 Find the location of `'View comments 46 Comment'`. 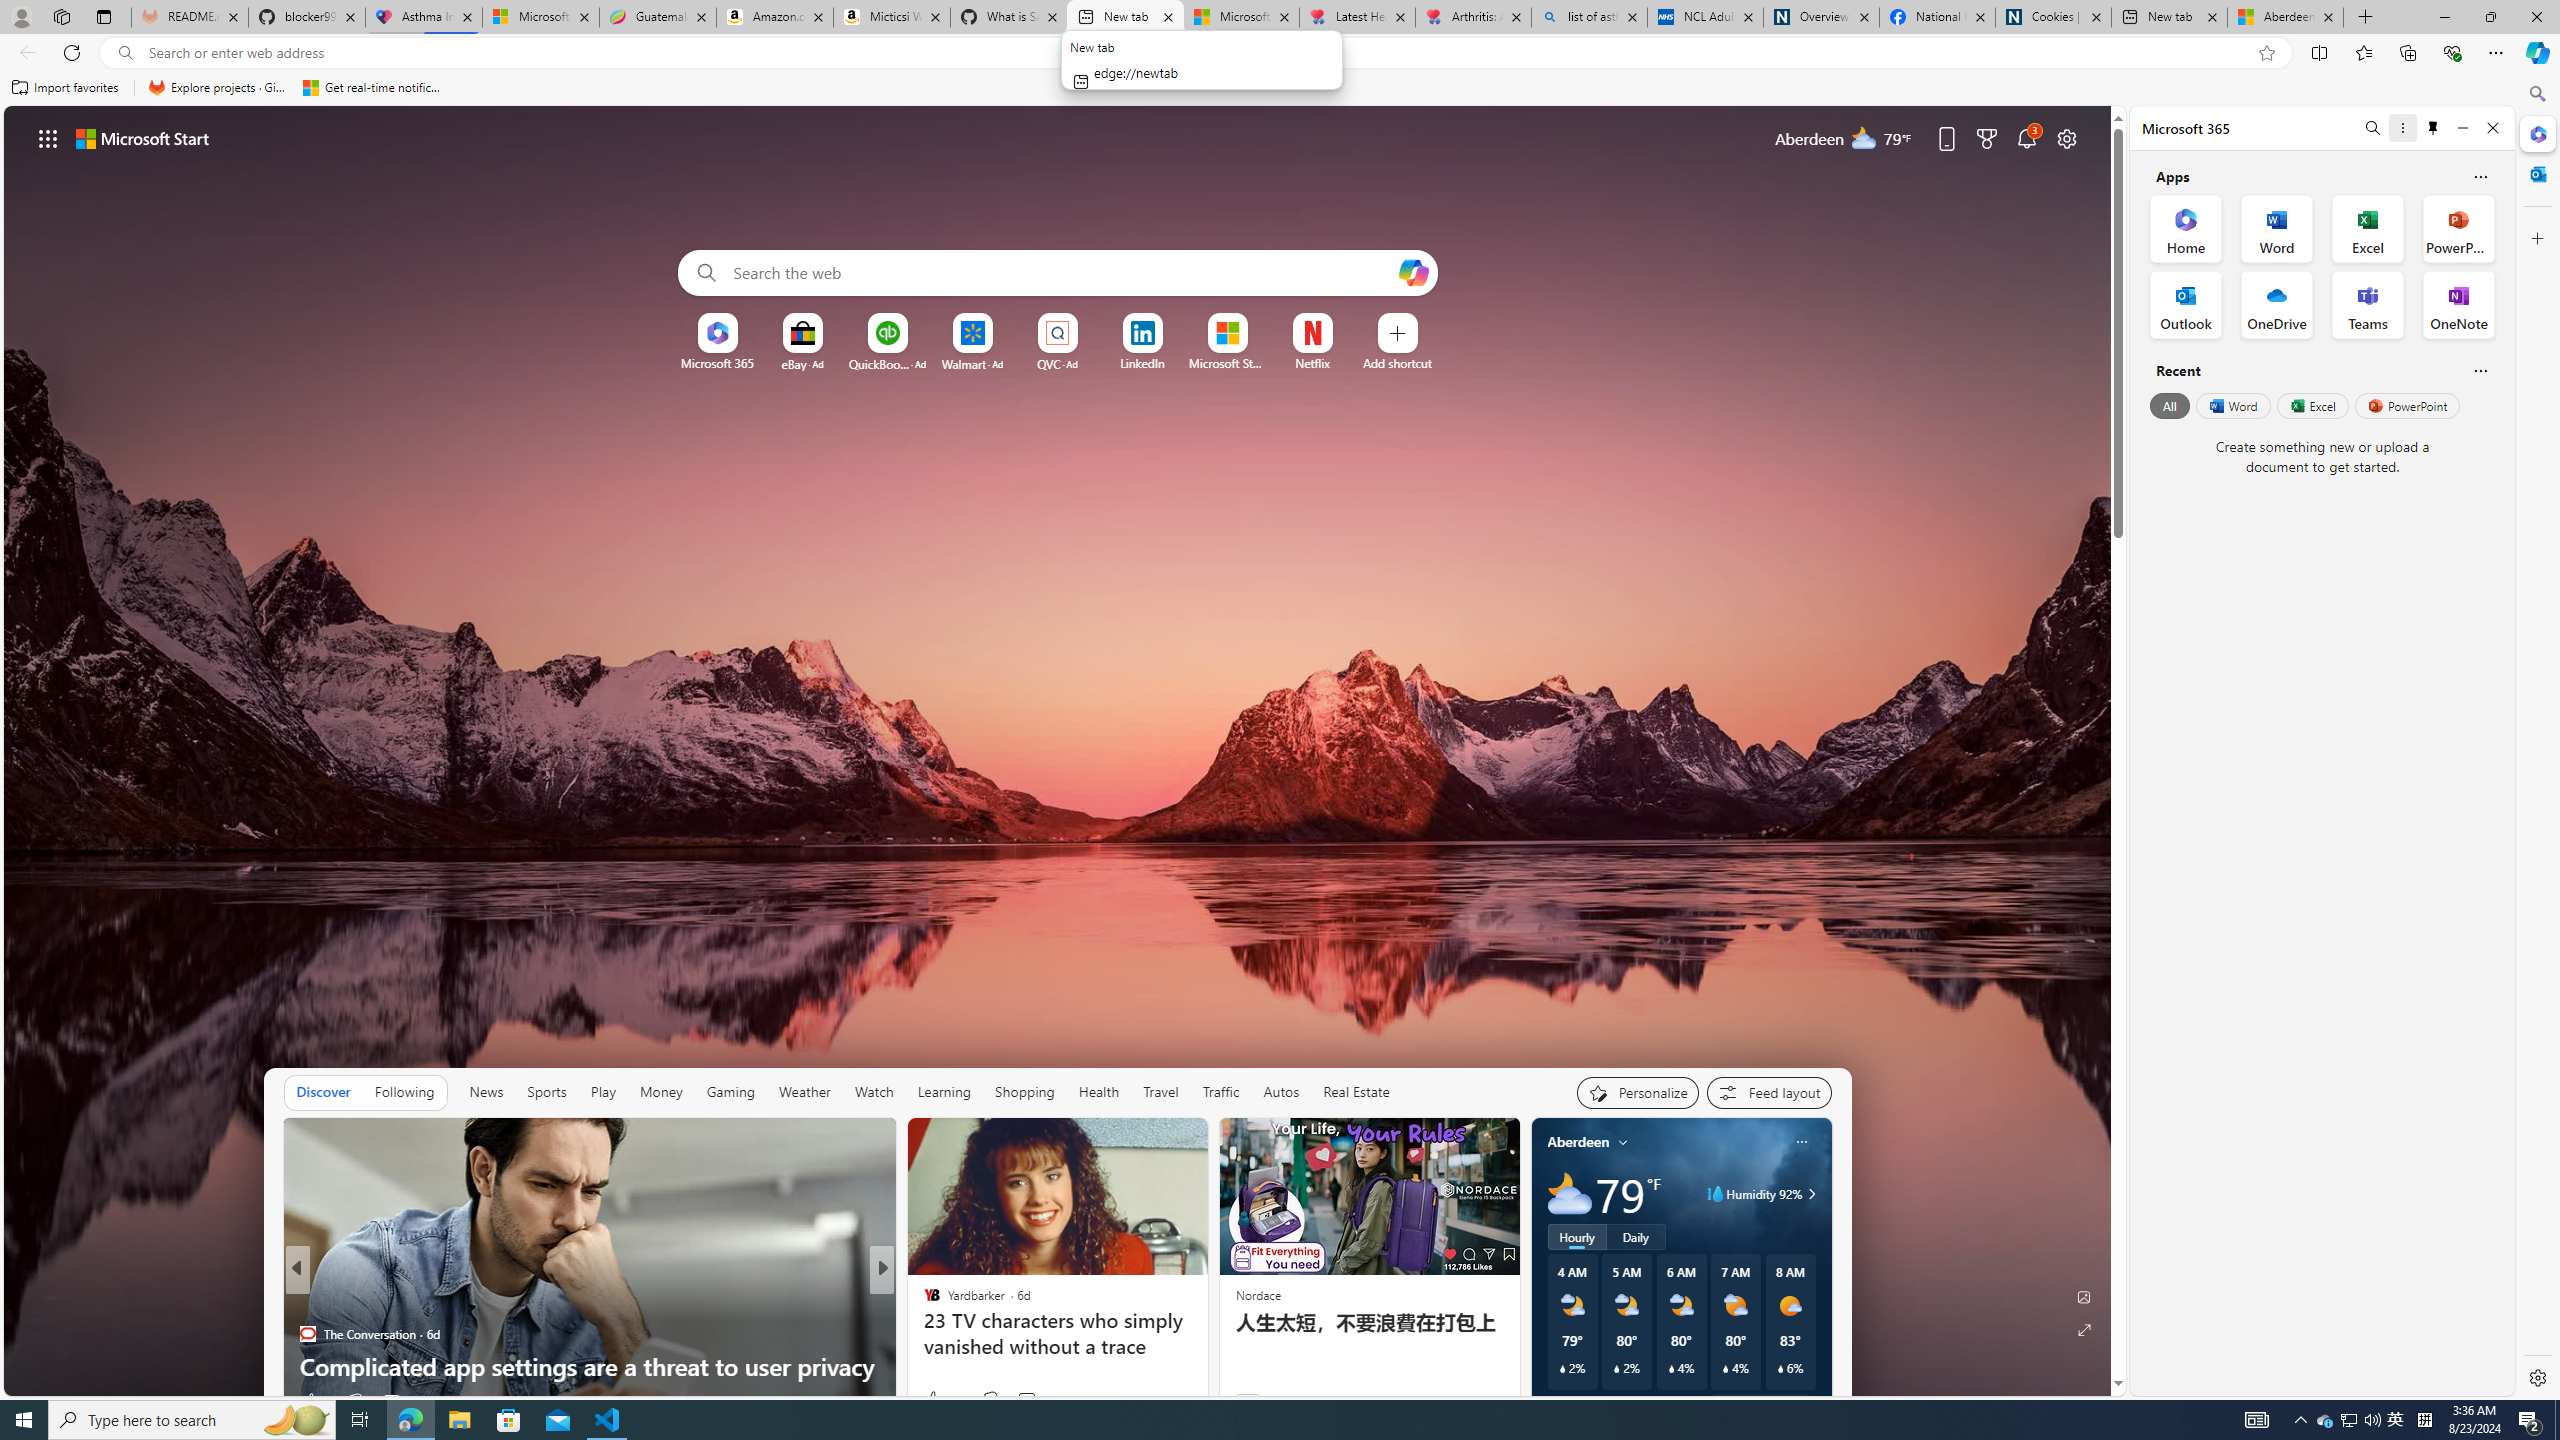

'View comments 46 Comment' is located at coordinates (1026, 1398).